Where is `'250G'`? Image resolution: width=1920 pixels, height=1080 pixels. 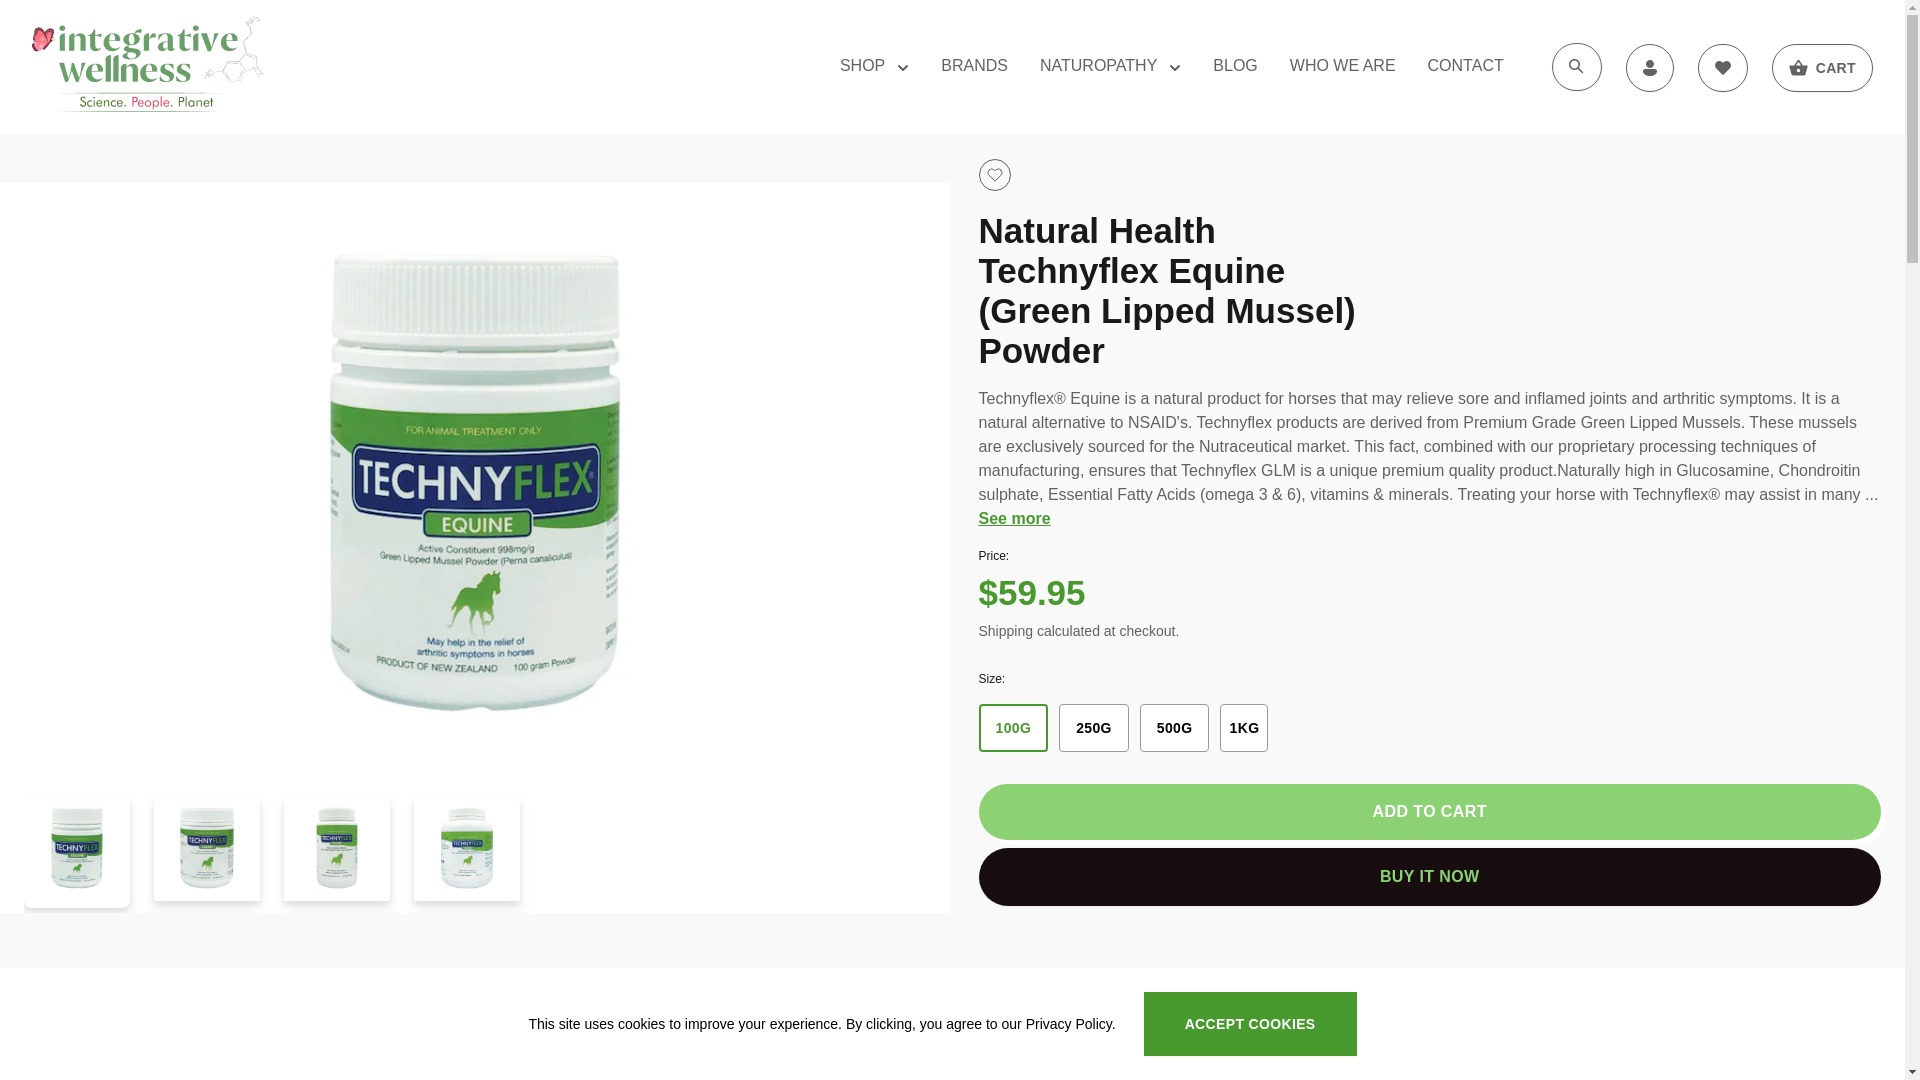 '250G' is located at coordinates (1093, 728).